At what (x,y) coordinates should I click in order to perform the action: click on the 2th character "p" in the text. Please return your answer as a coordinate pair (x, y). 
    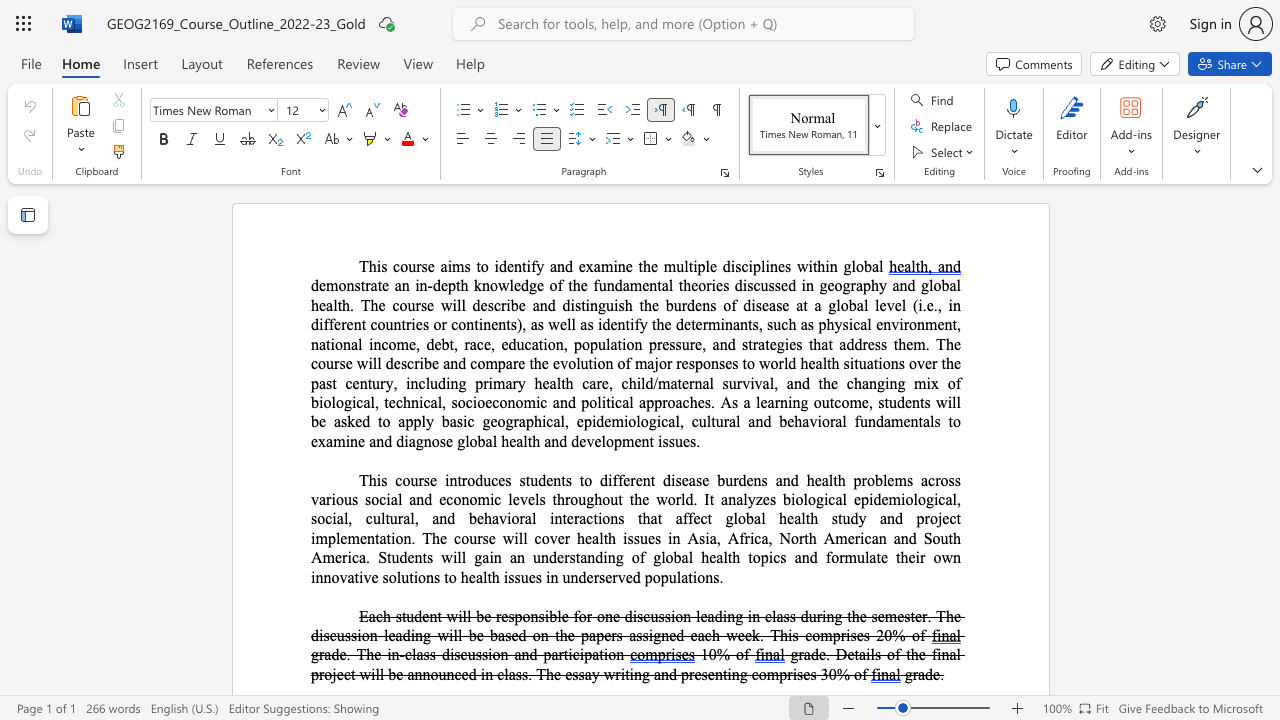
    Looking at the image, I should click on (658, 402).